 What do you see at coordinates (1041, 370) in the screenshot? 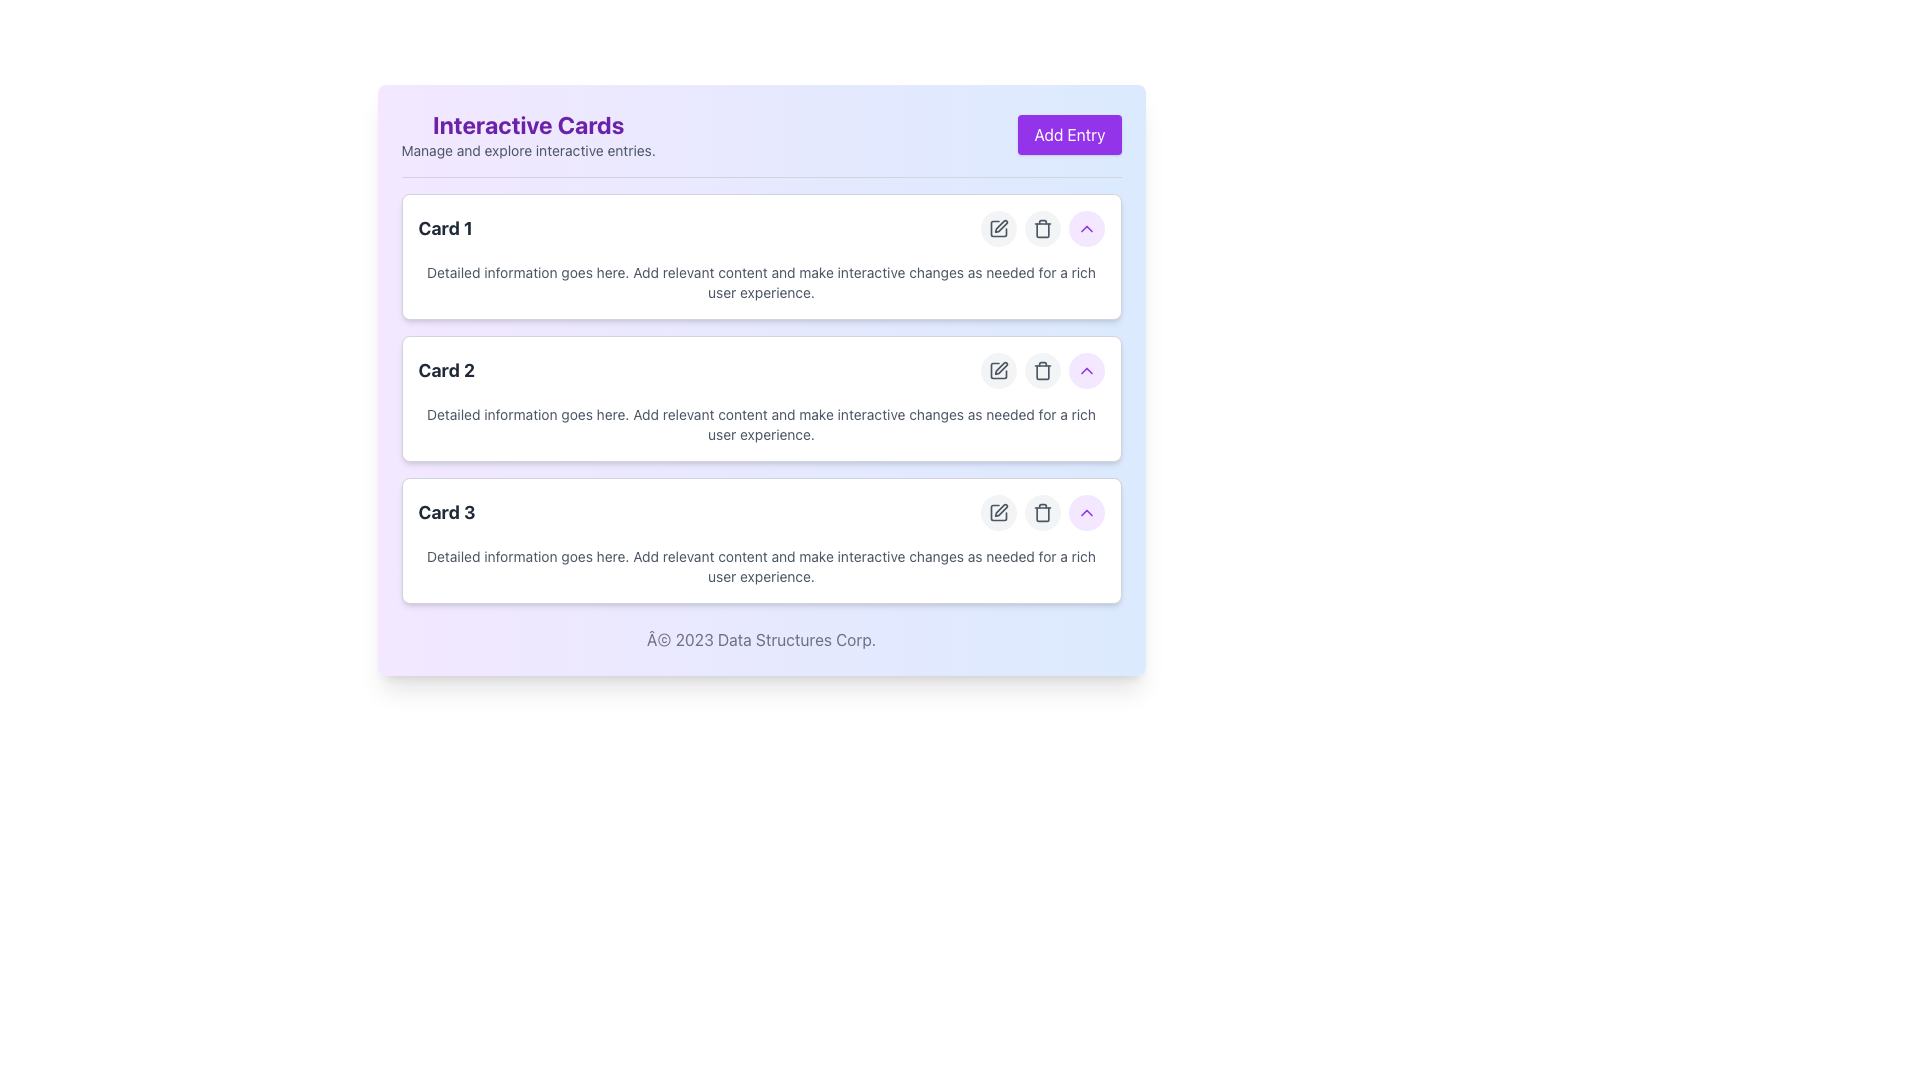
I see `the trash icon located in the top-right corner of the second interactive card` at bounding box center [1041, 370].